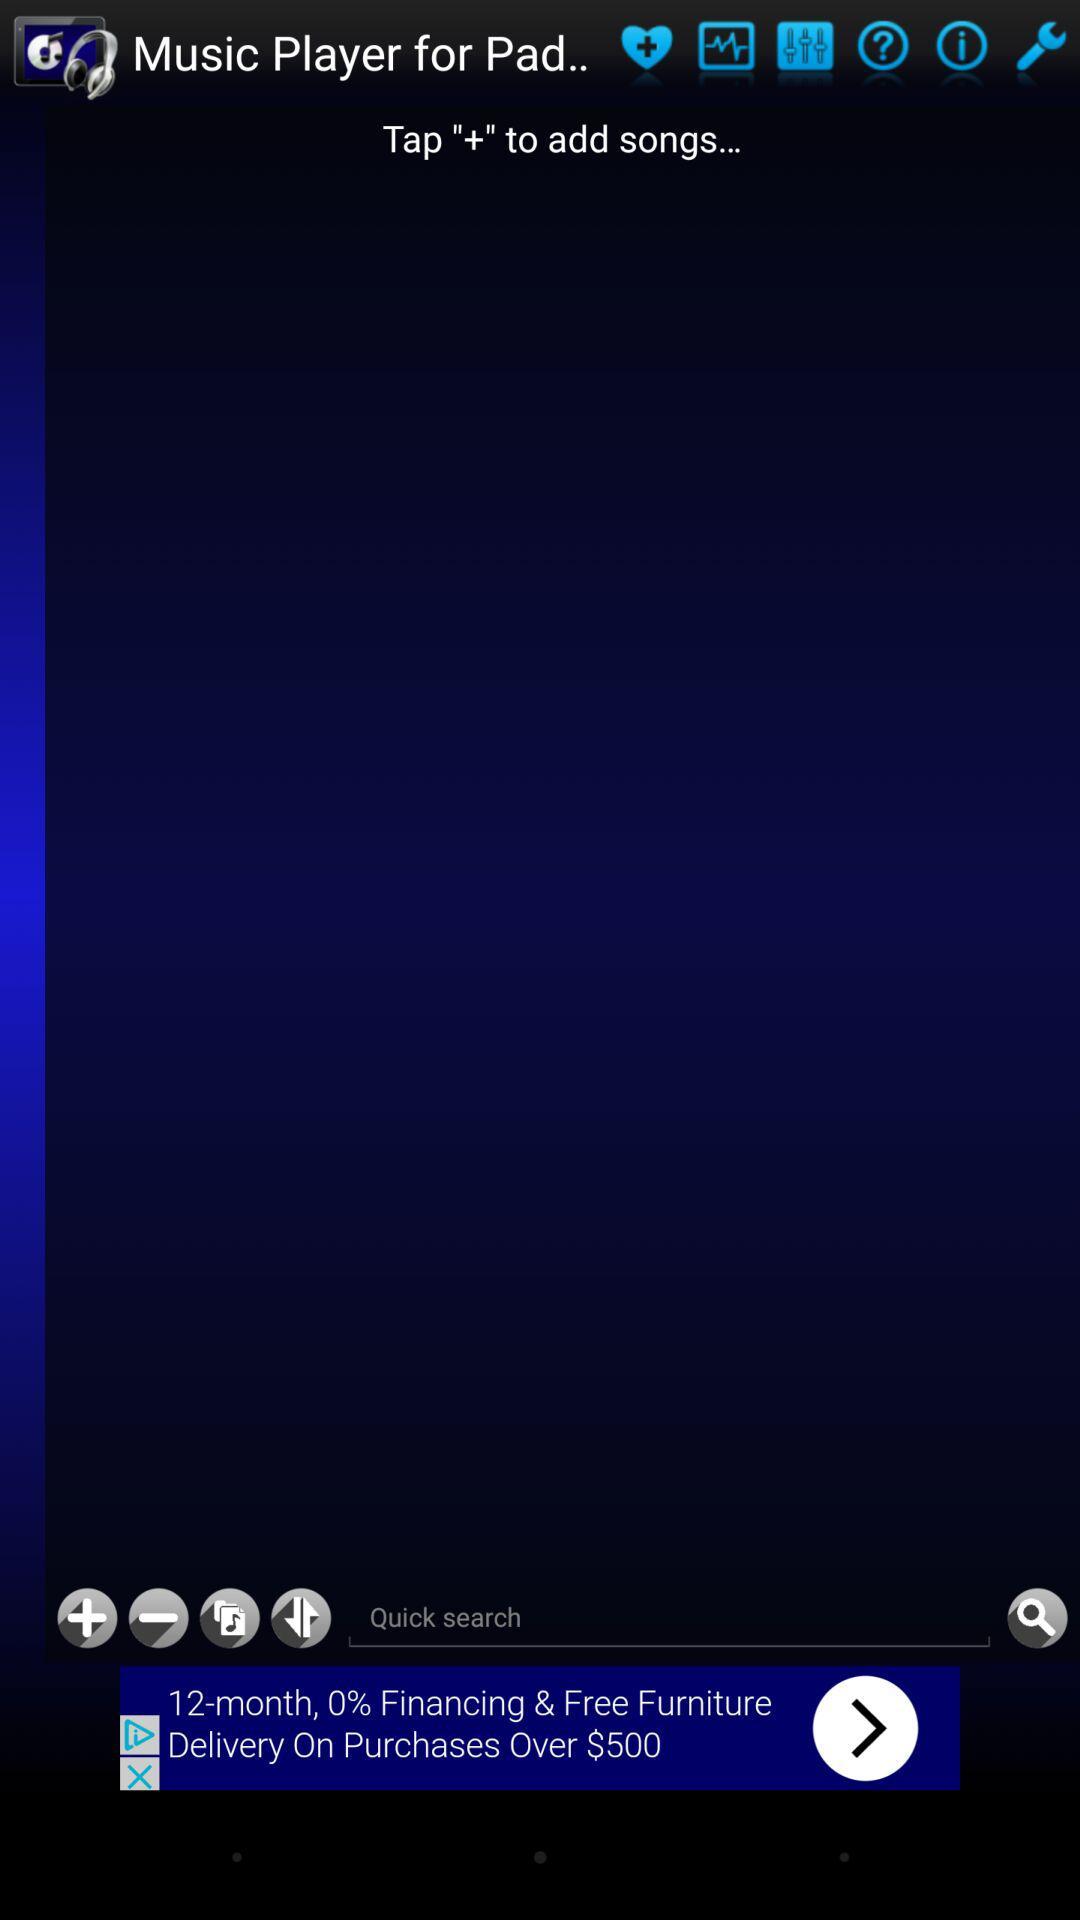 This screenshot has width=1080, height=1920. What do you see at coordinates (540, 1727) in the screenshot?
I see `advertisement click` at bounding box center [540, 1727].